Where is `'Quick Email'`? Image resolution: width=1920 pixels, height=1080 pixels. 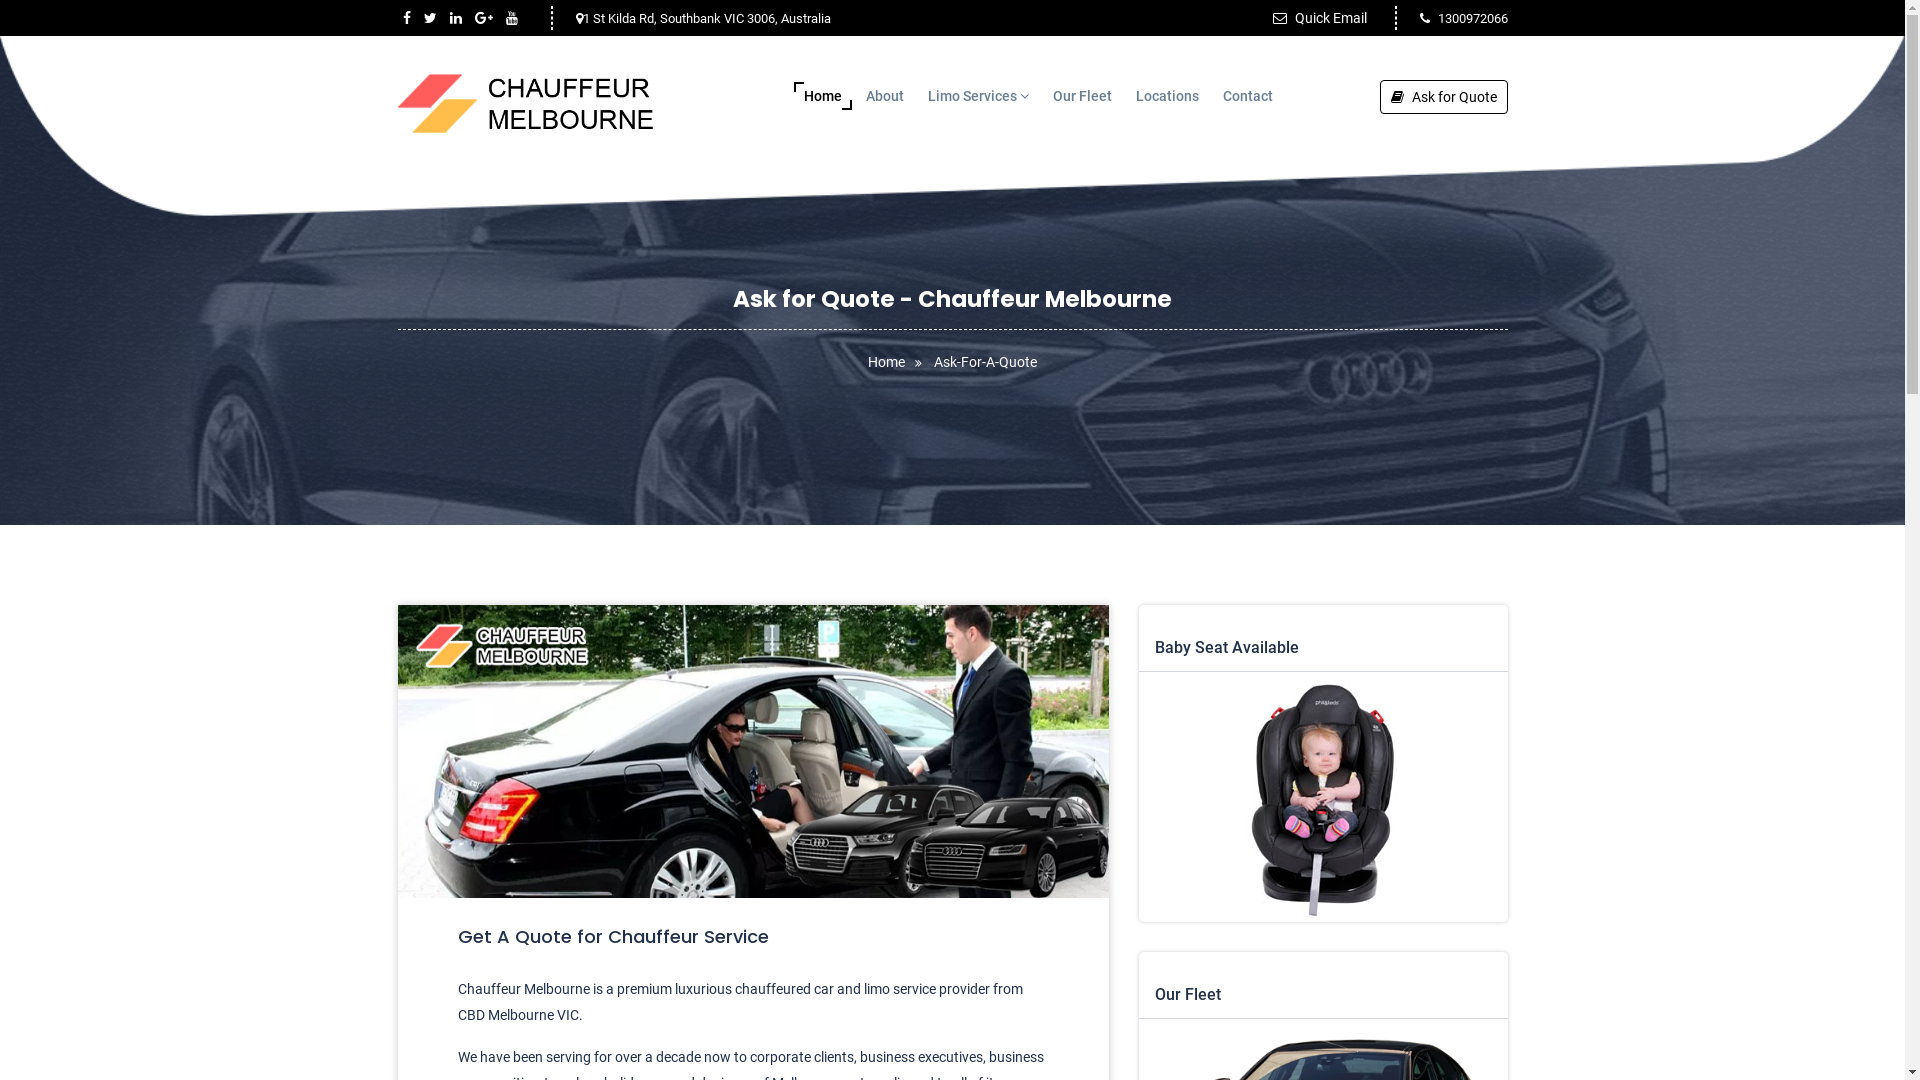 'Quick Email' is located at coordinates (1319, 18).